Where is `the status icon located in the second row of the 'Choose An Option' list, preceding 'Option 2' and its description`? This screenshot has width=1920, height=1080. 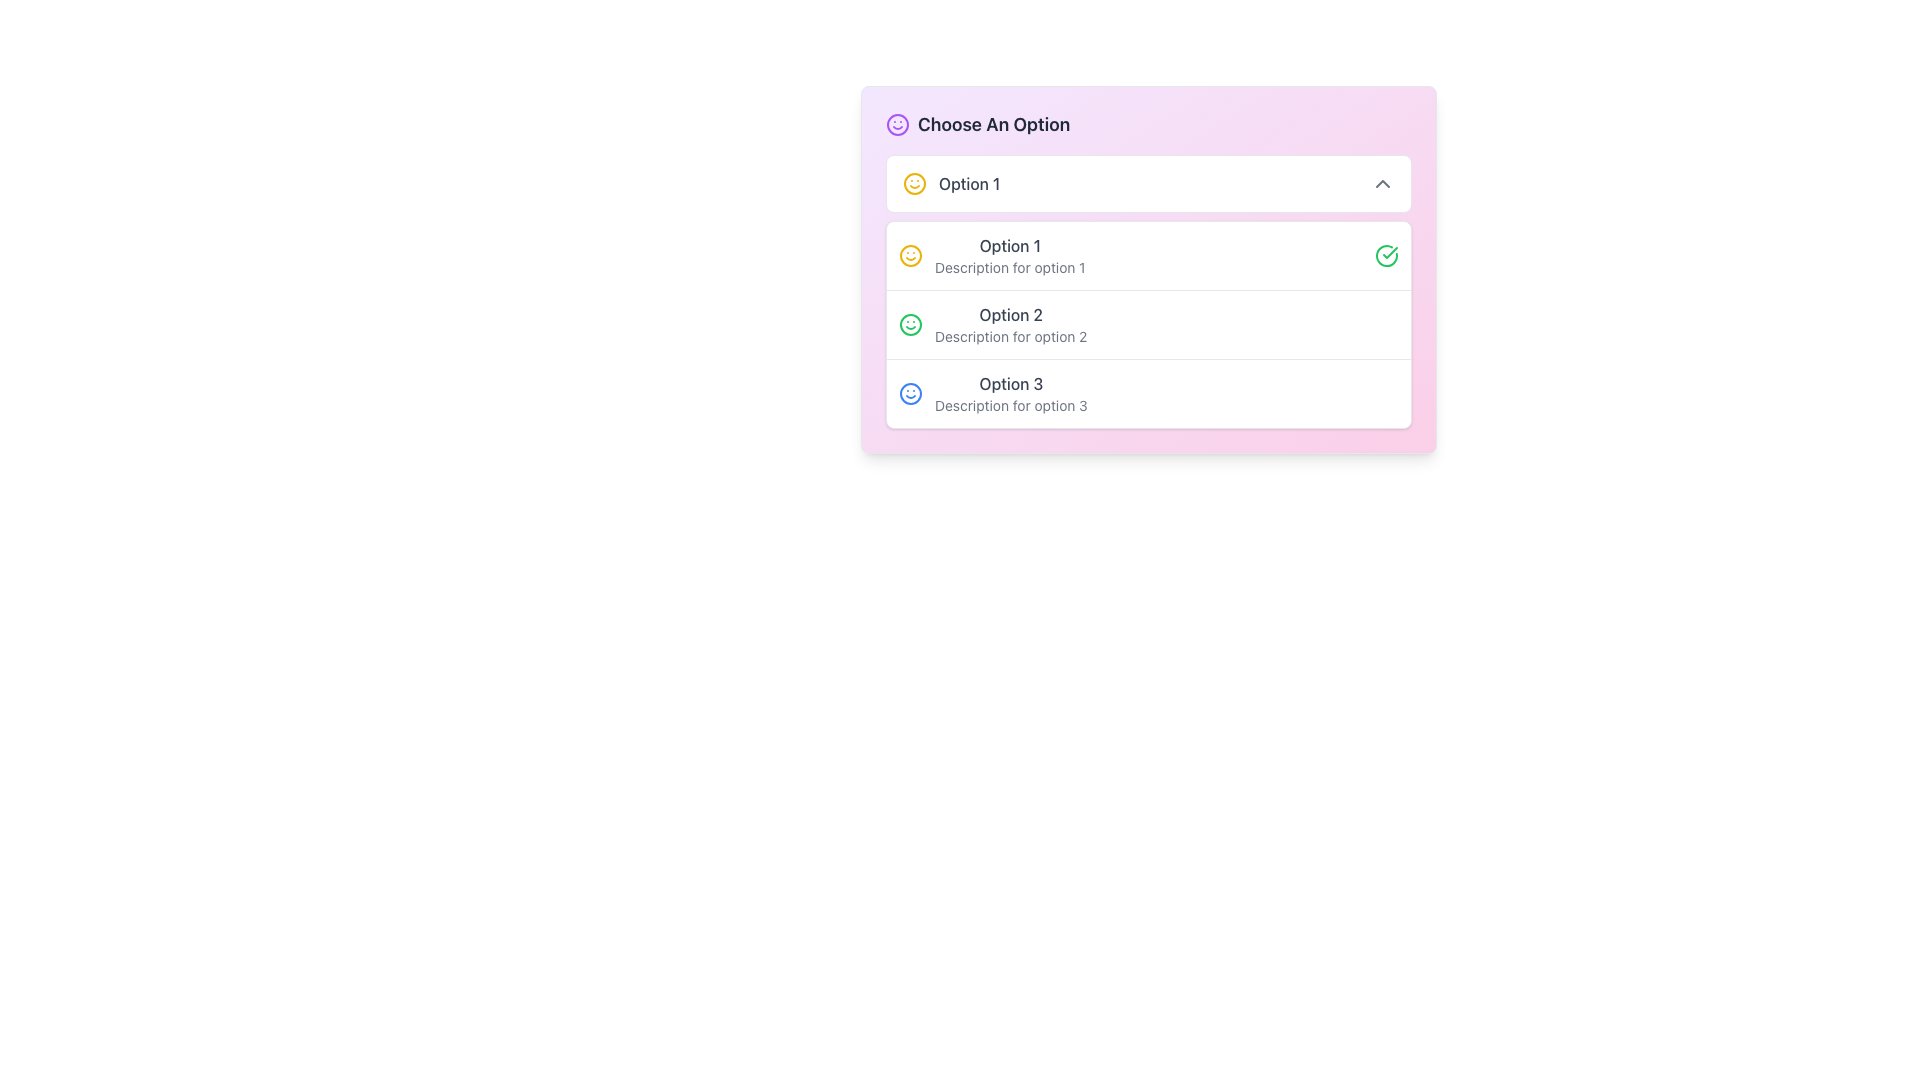 the status icon located in the second row of the 'Choose An Option' list, preceding 'Option 2' and its description is located at coordinates (910, 323).